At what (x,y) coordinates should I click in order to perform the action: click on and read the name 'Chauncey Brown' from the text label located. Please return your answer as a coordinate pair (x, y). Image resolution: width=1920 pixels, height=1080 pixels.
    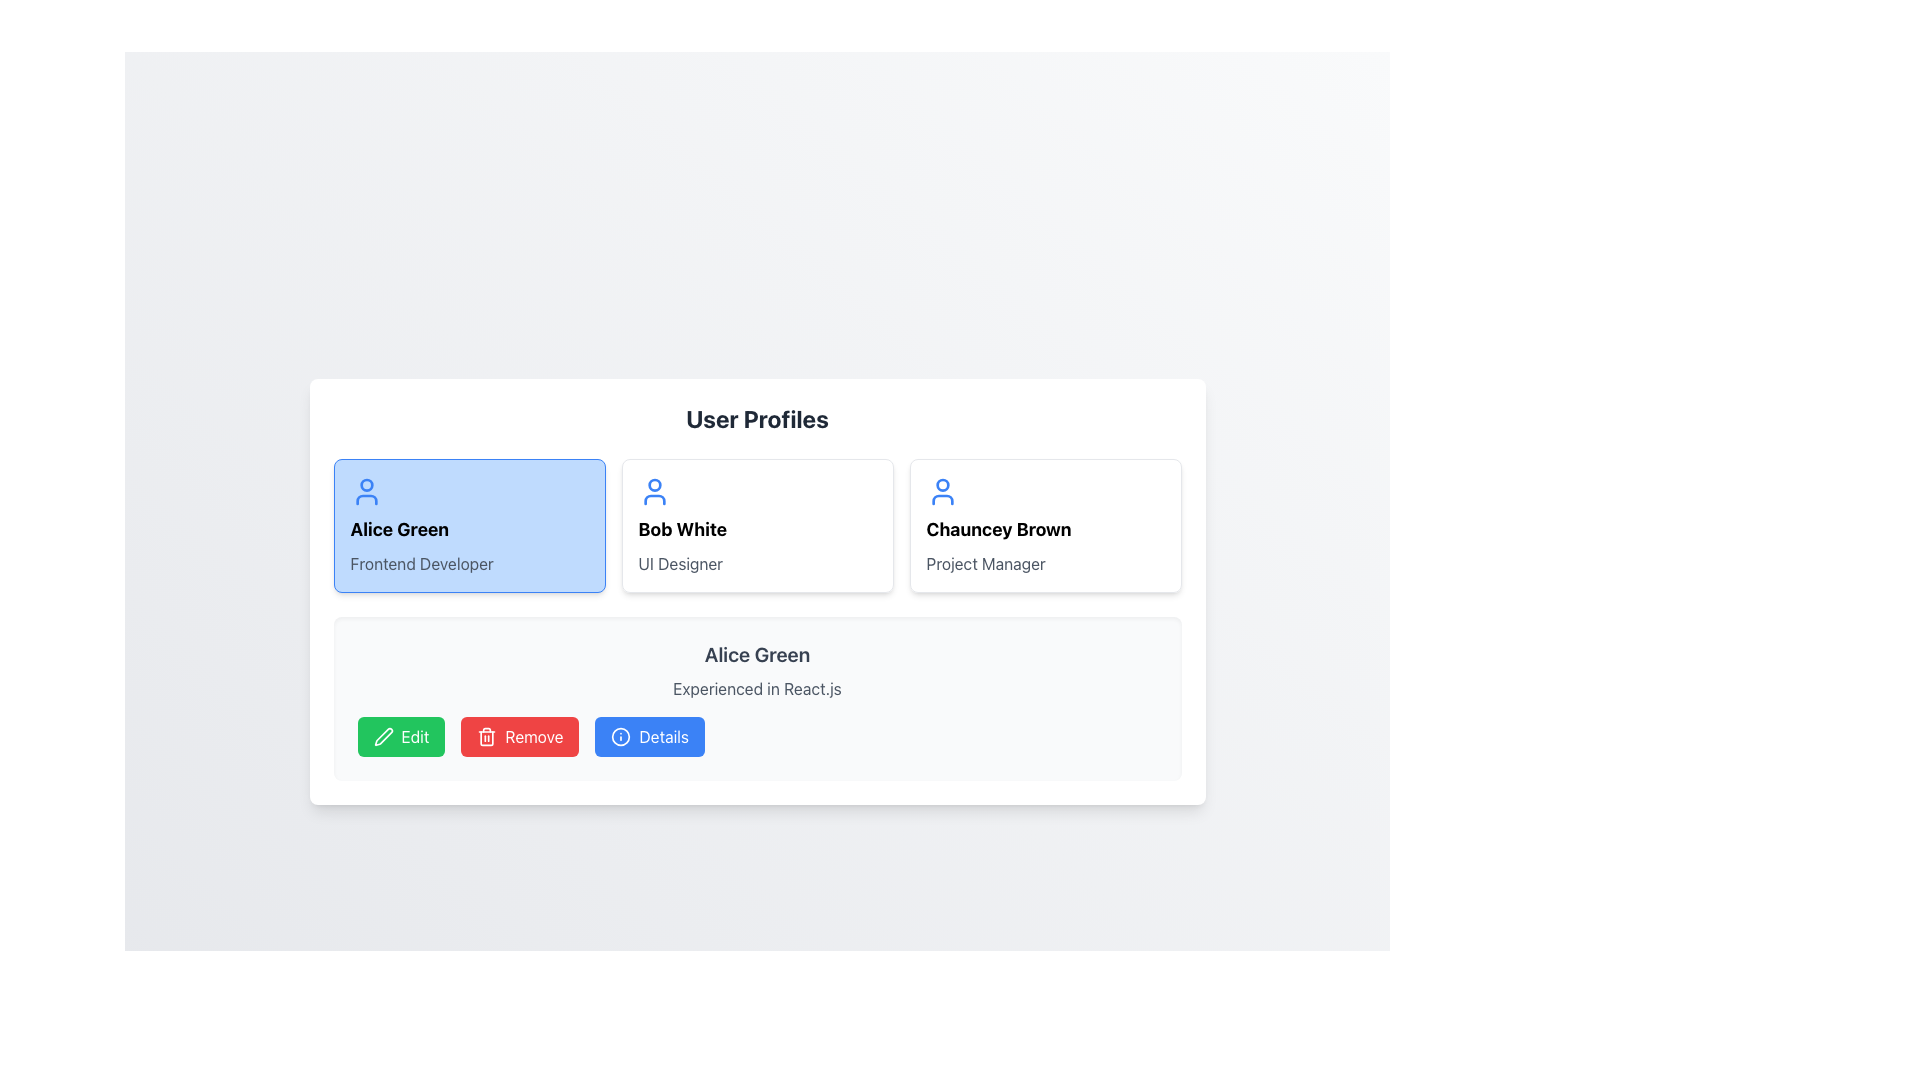
    Looking at the image, I should click on (998, 528).